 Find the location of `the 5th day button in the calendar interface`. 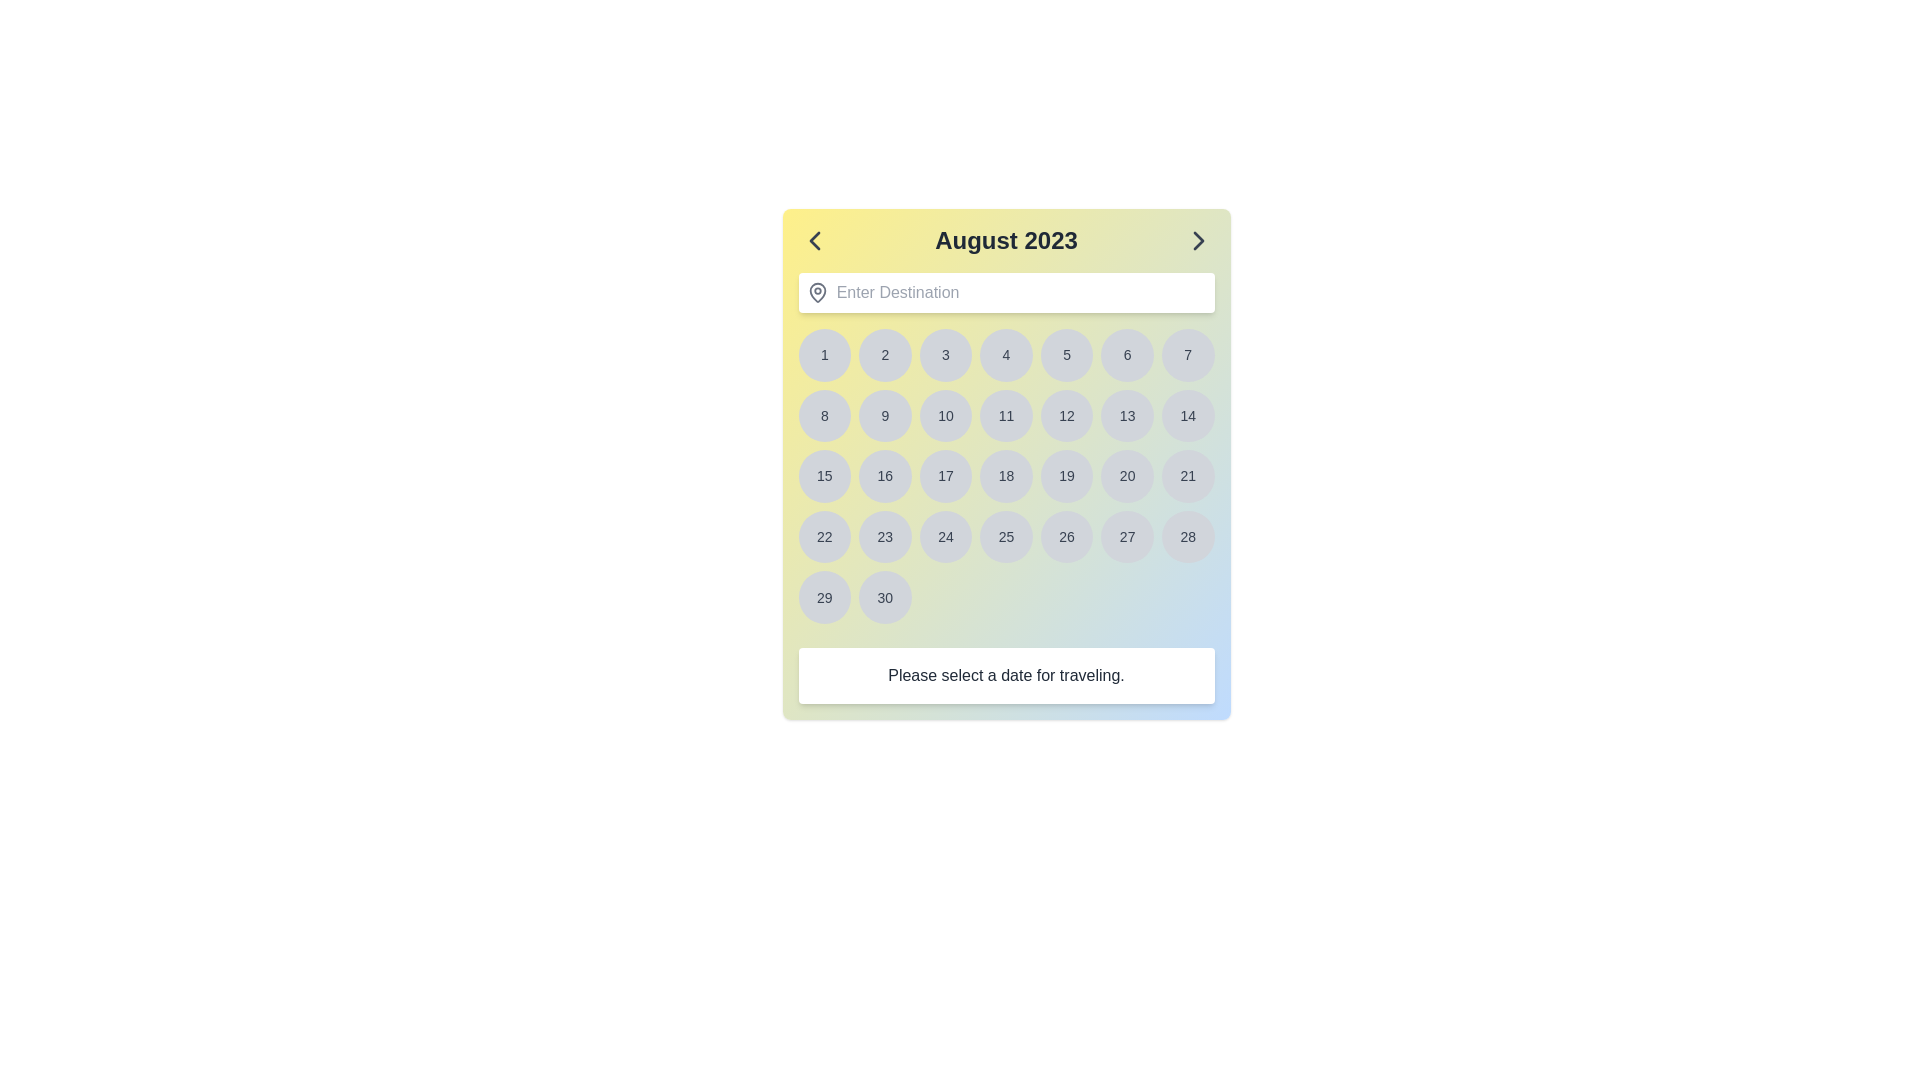

the 5th day button in the calendar interface is located at coordinates (1066, 354).